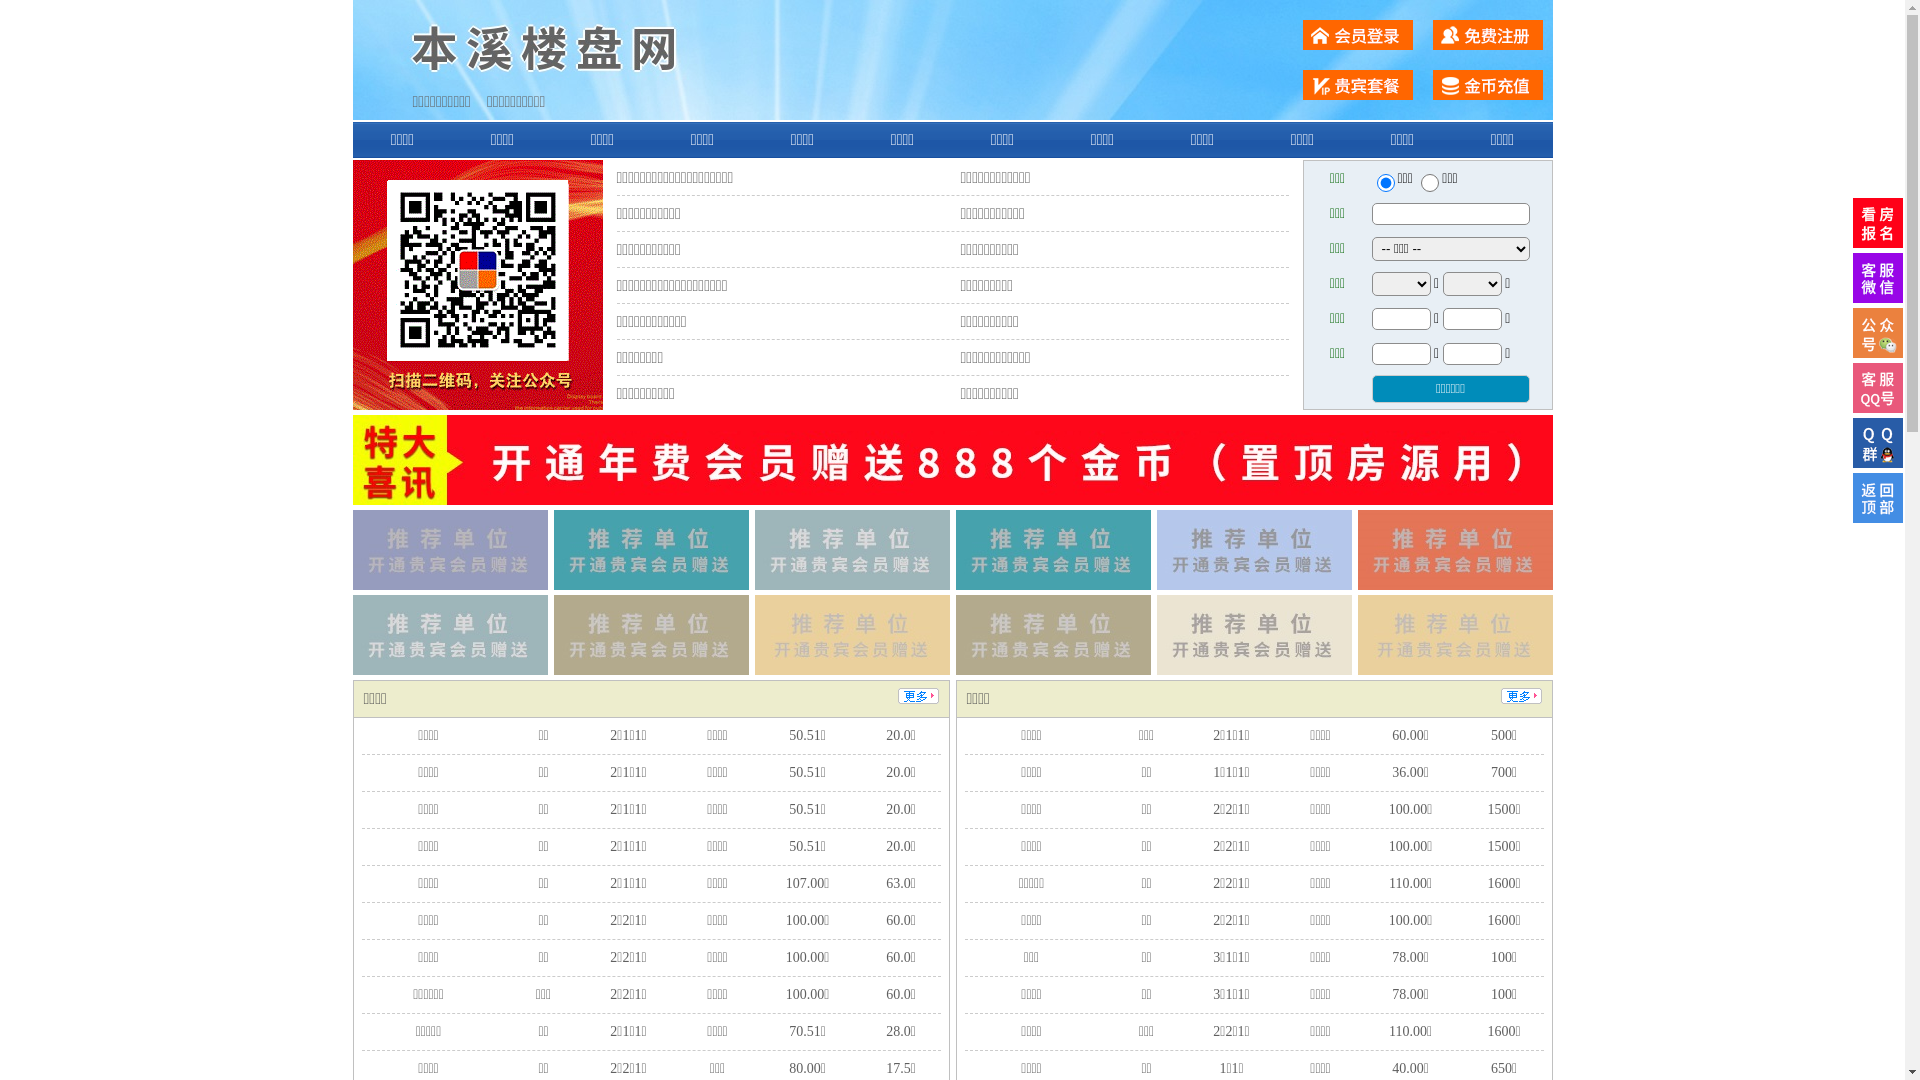  Describe the element at coordinates (1429, 182) in the screenshot. I see `'chuzu'` at that location.